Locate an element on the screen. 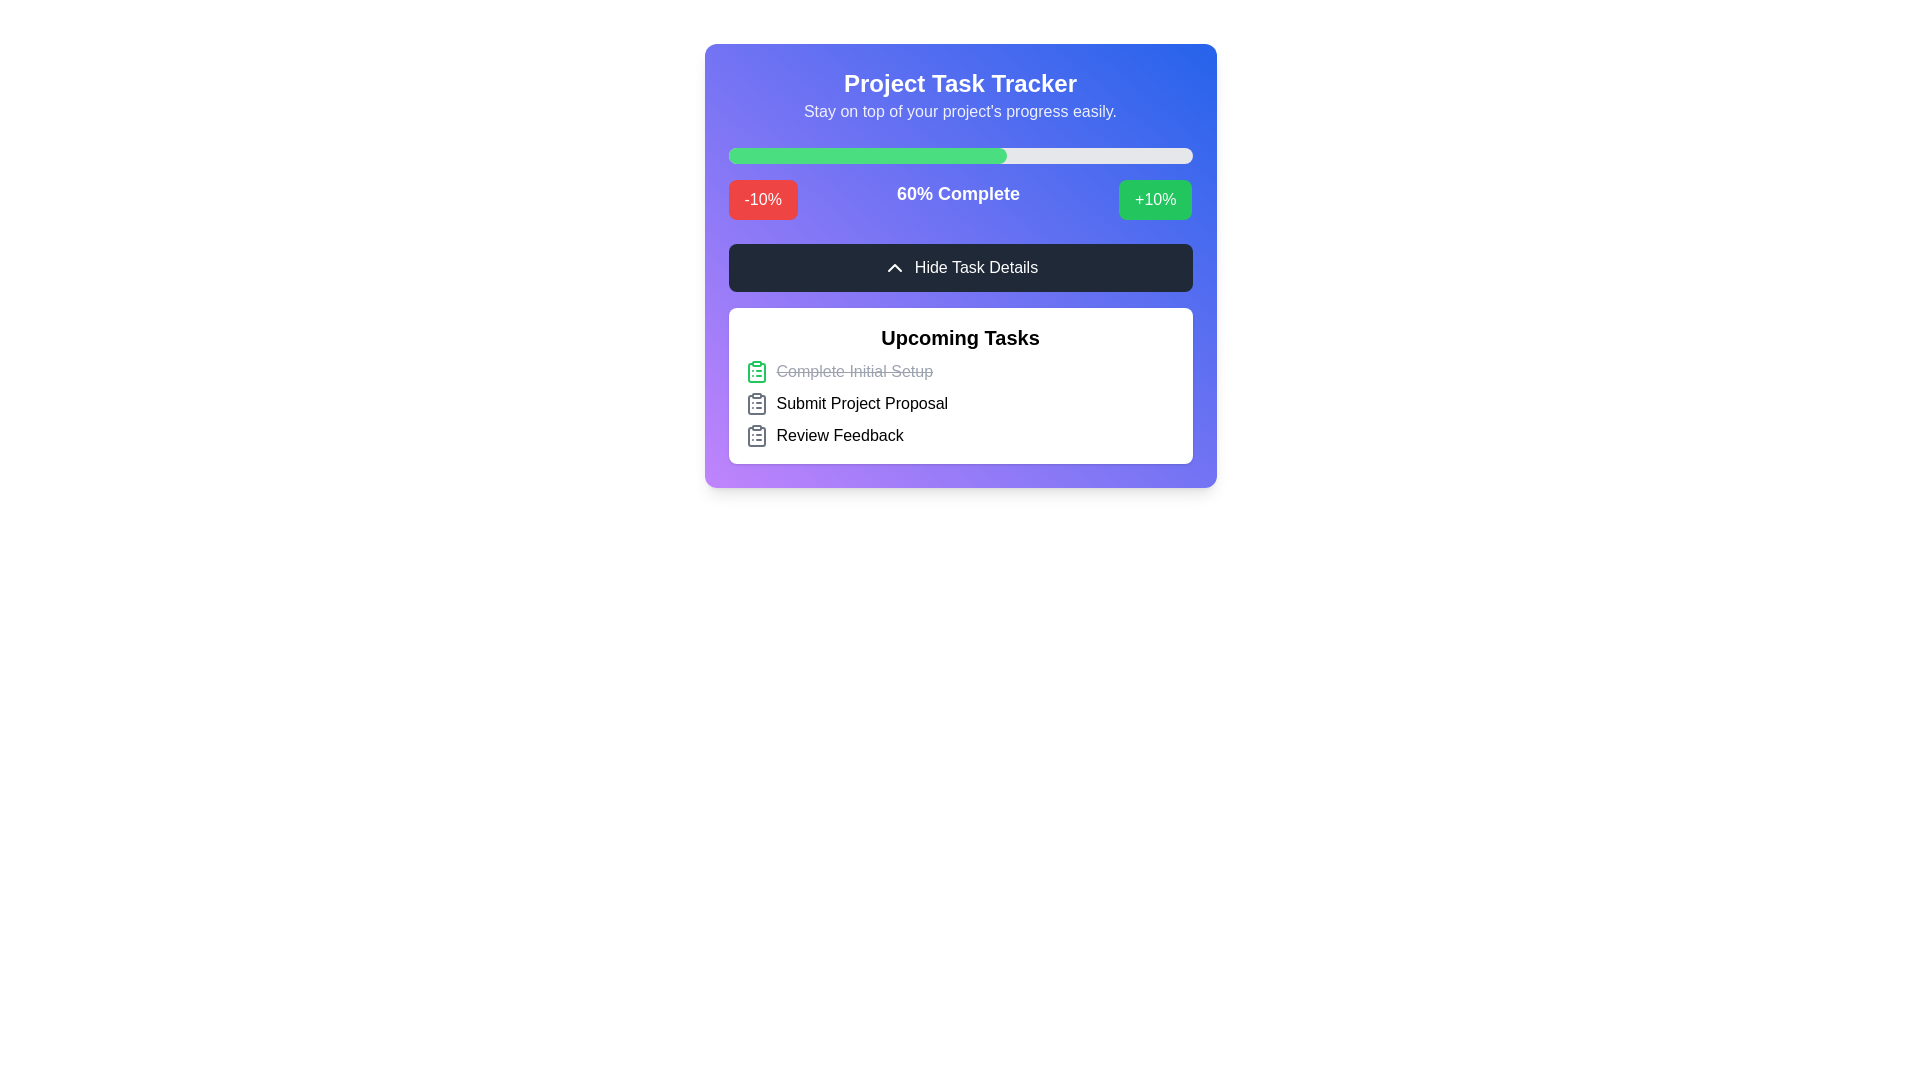 The width and height of the screenshot is (1920, 1080). the clipboard icon in the 'Upcoming Tasks' section, which is styled in gray and features list items, located immediately to the left of the 'Review Feedback' text is located at coordinates (755, 434).